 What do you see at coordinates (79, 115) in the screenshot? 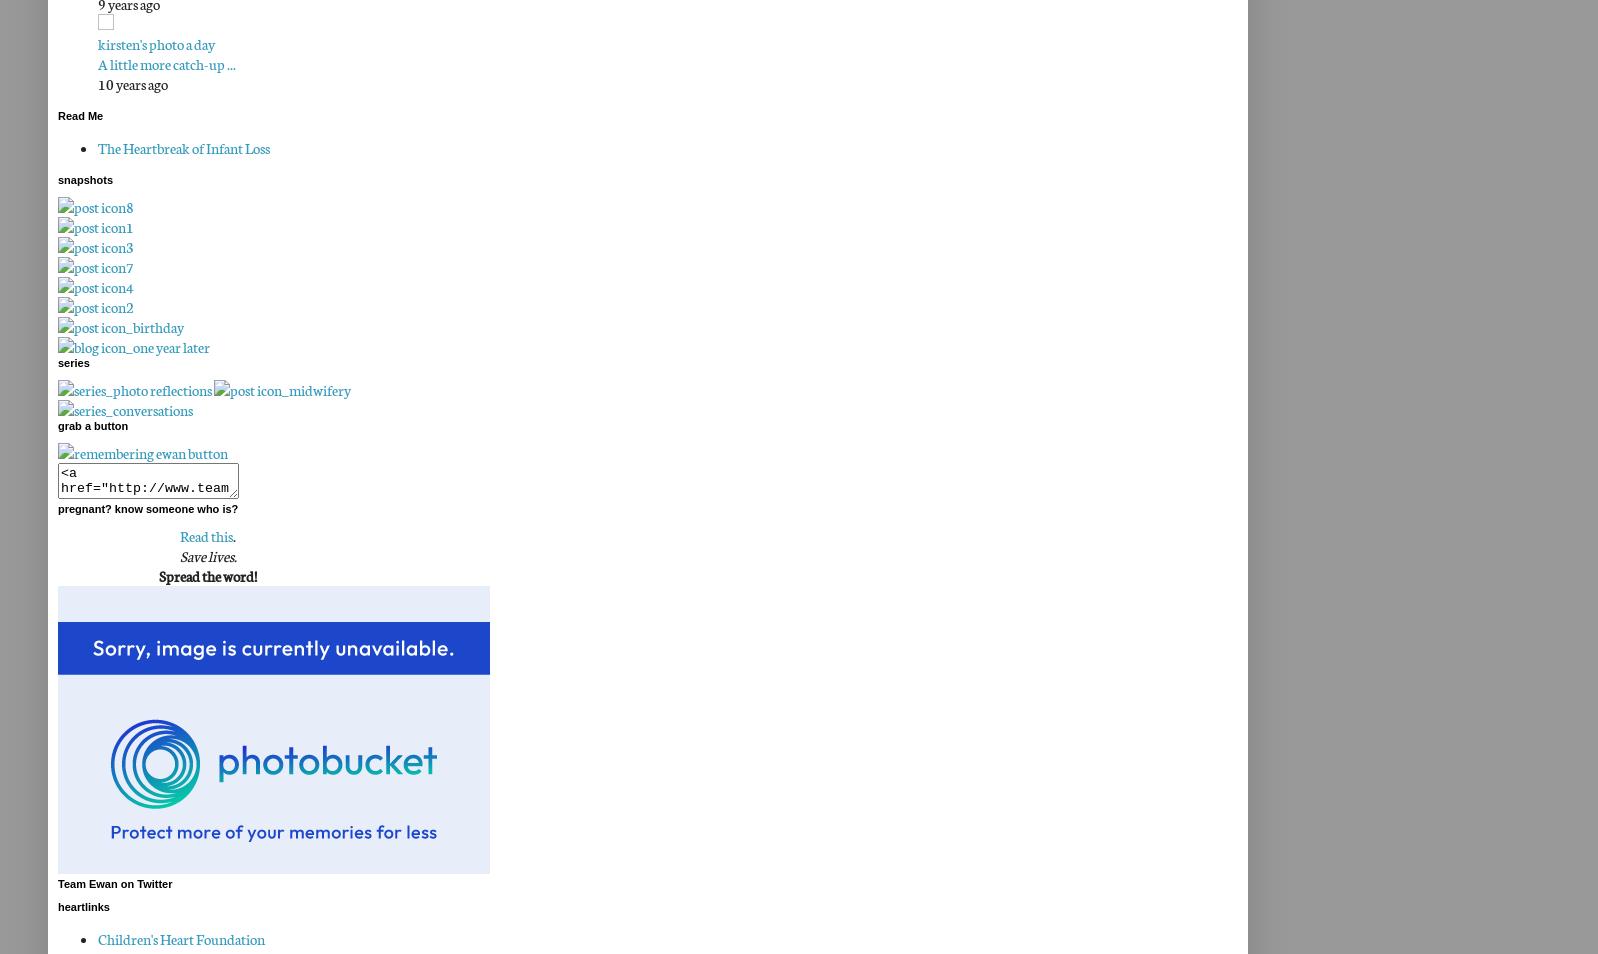
I see `'Read Me'` at bounding box center [79, 115].